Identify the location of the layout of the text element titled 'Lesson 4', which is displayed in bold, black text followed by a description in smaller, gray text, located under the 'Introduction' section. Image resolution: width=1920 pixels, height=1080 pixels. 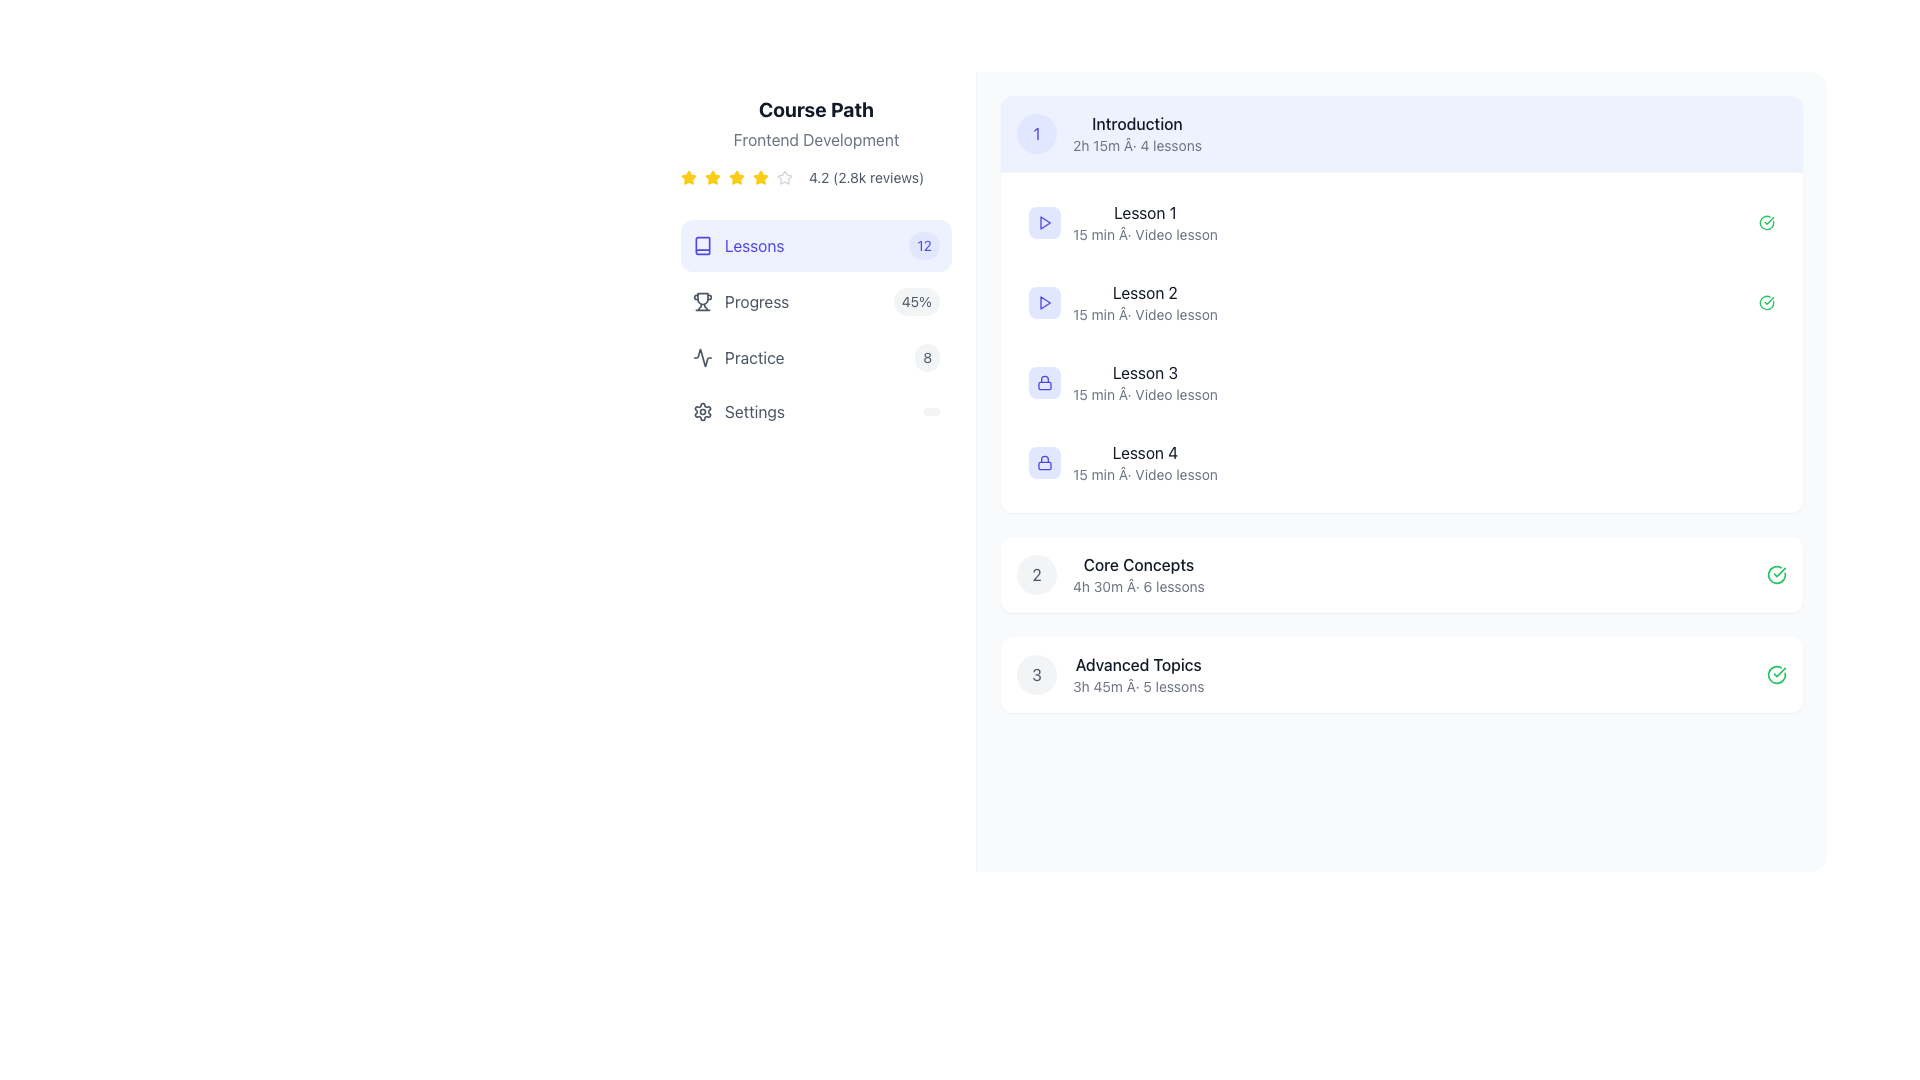
(1145, 462).